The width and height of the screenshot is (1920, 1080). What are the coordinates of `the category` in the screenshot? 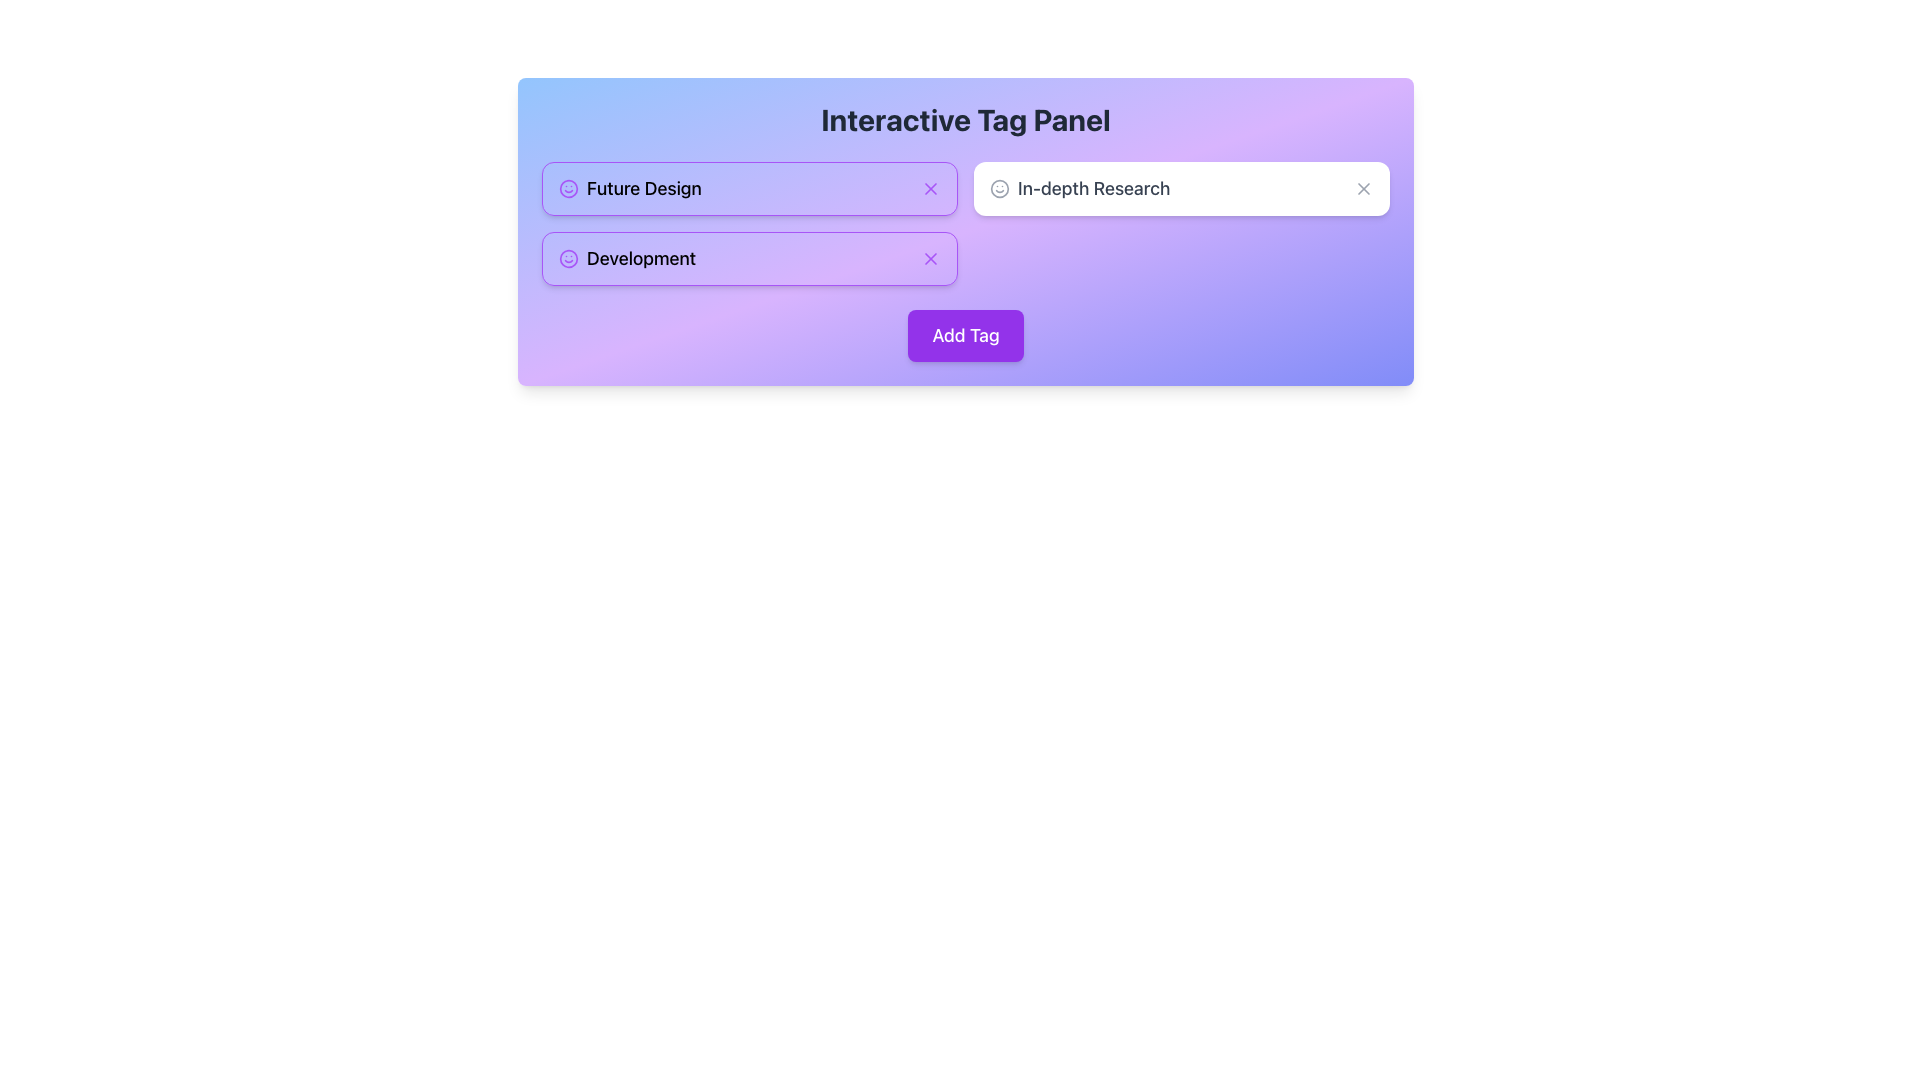 It's located at (641, 257).